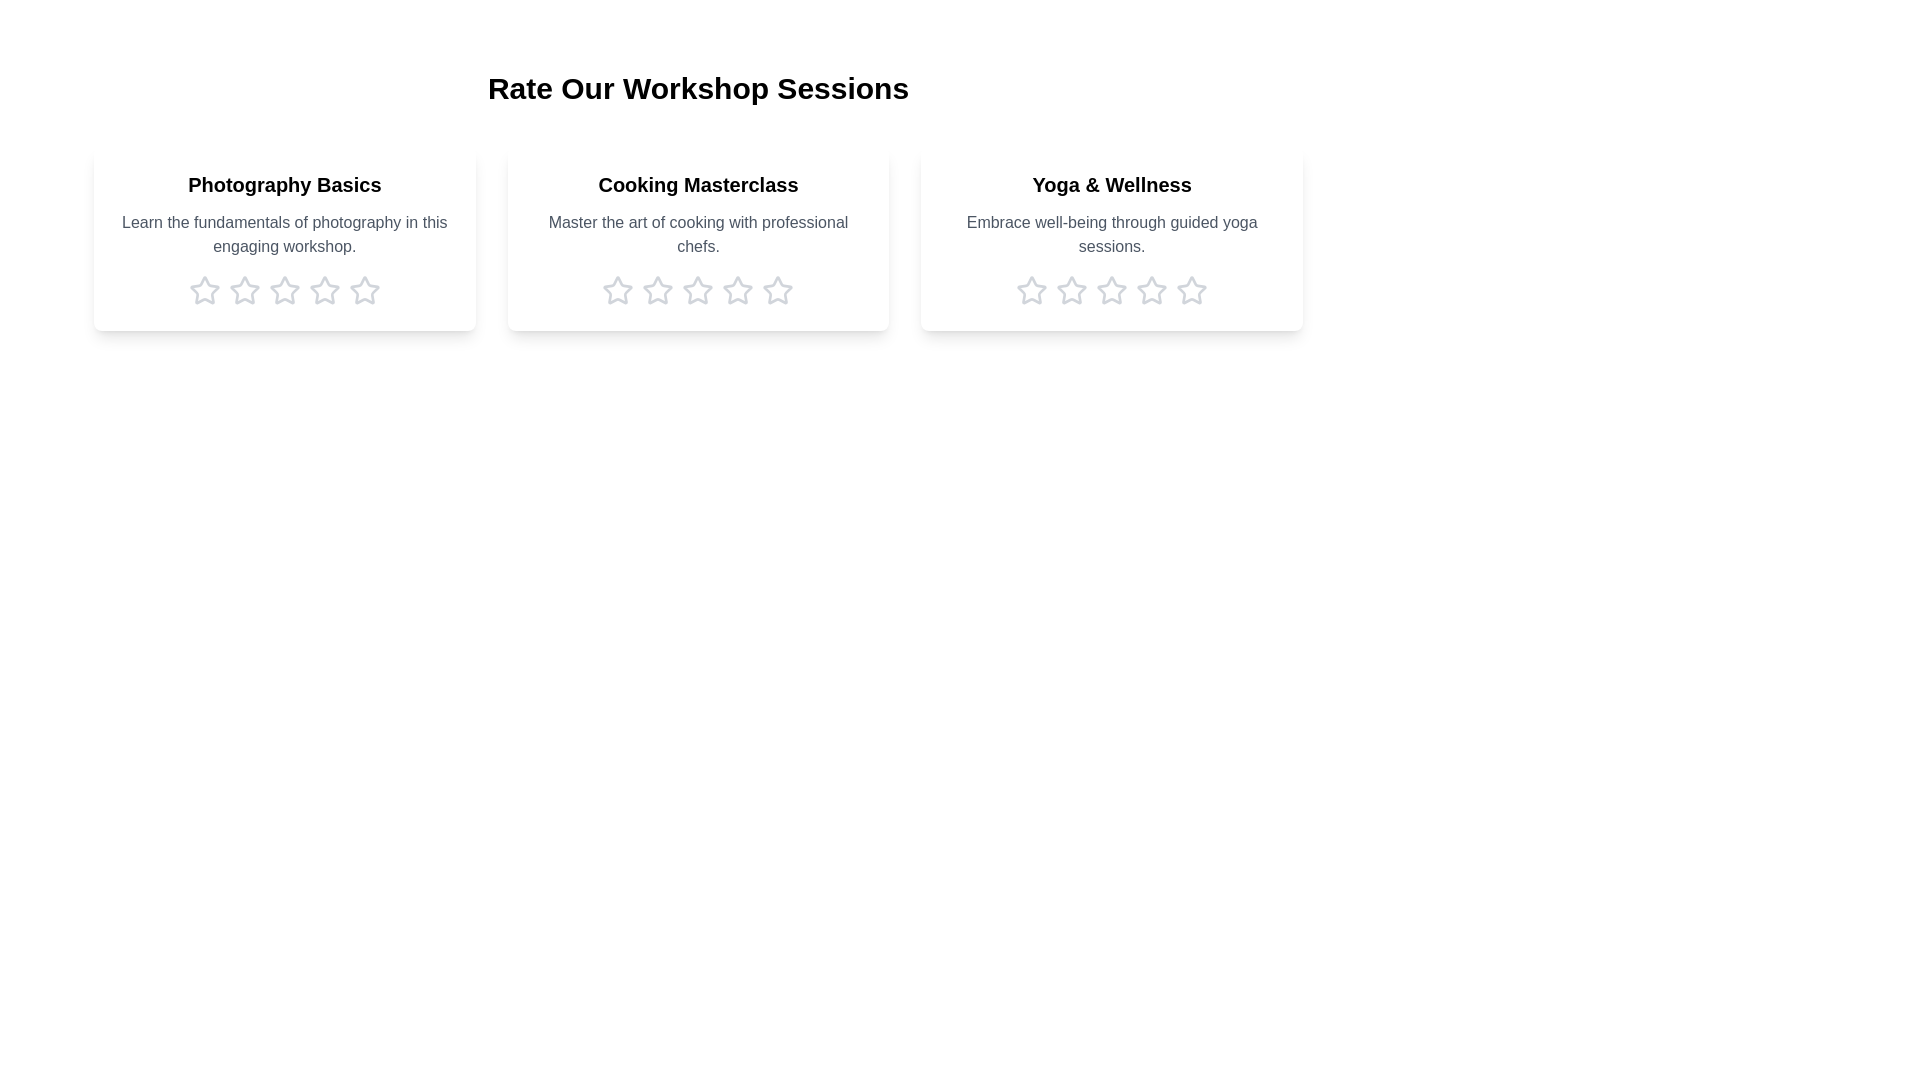 This screenshot has height=1080, width=1920. I want to click on the rating for a workshop to 1 stars, so click(204, 290).